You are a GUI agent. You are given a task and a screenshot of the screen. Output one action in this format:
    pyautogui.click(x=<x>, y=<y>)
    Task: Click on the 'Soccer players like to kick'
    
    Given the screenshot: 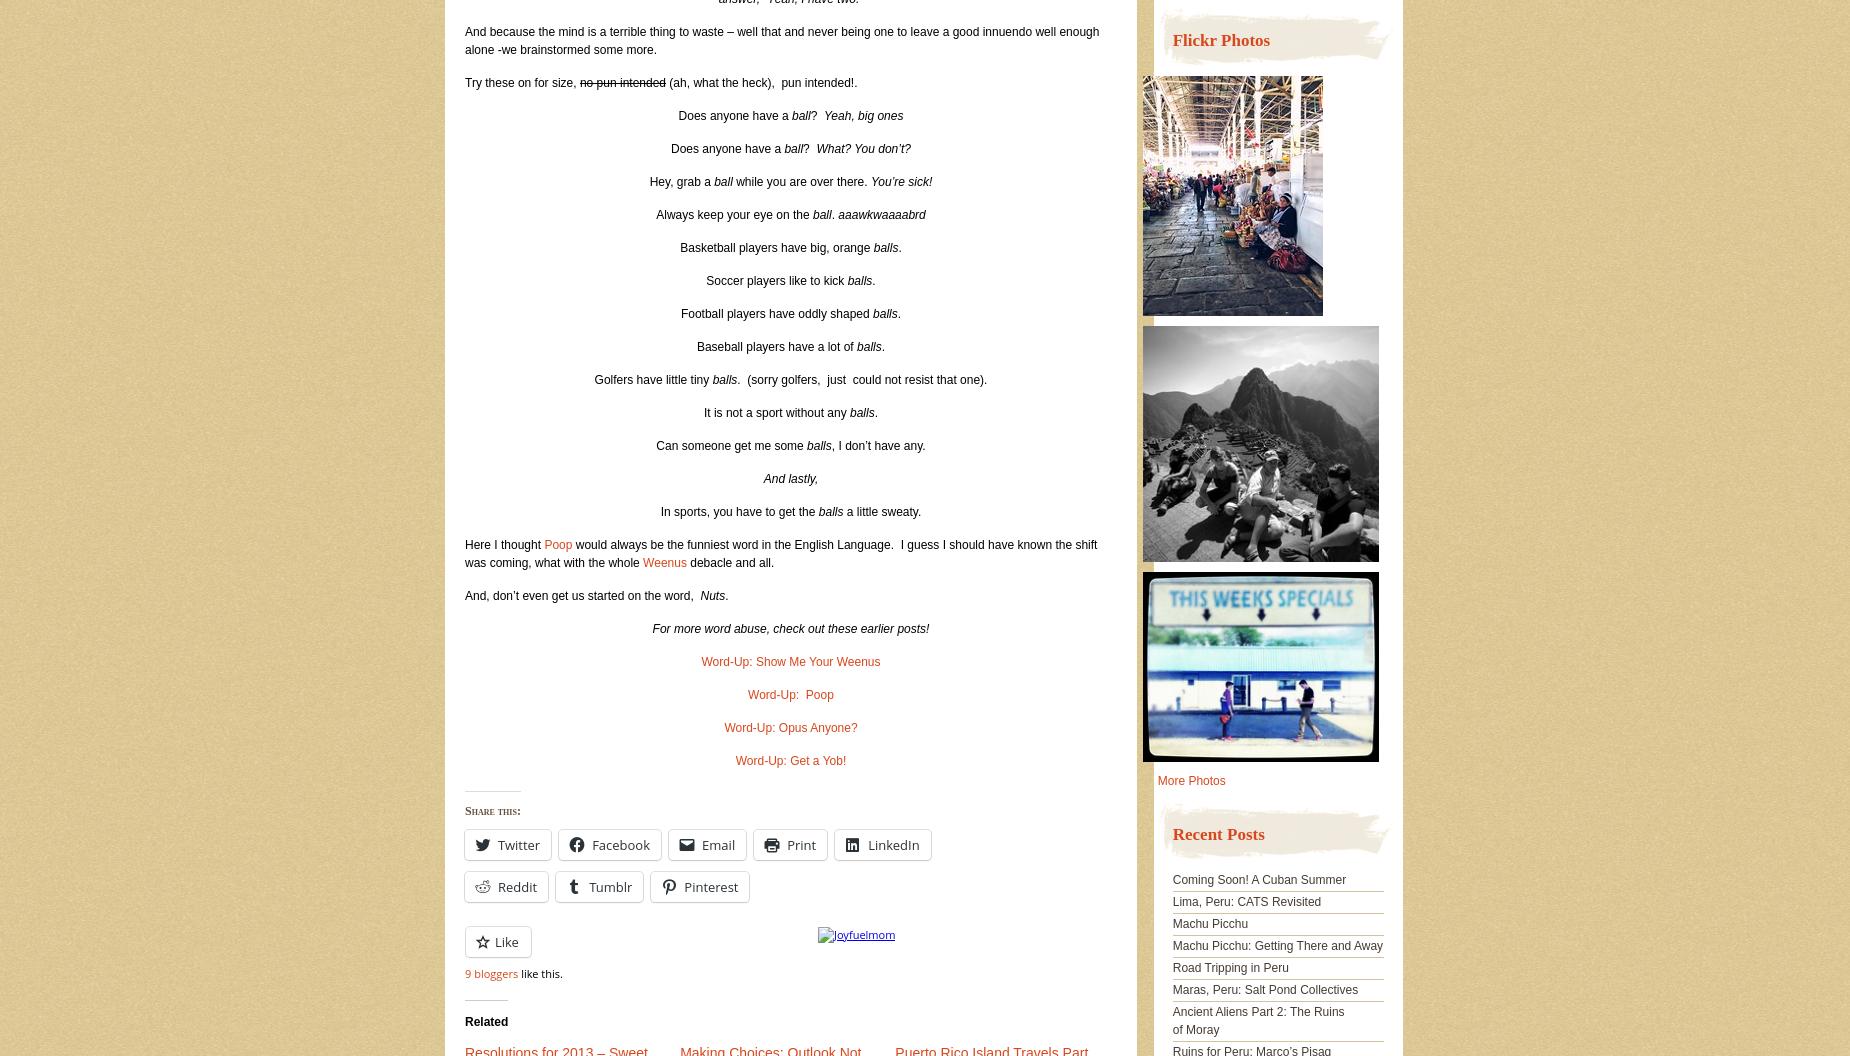 What is the action you would take?
    pyautogui.click(x=776, y=281)
    